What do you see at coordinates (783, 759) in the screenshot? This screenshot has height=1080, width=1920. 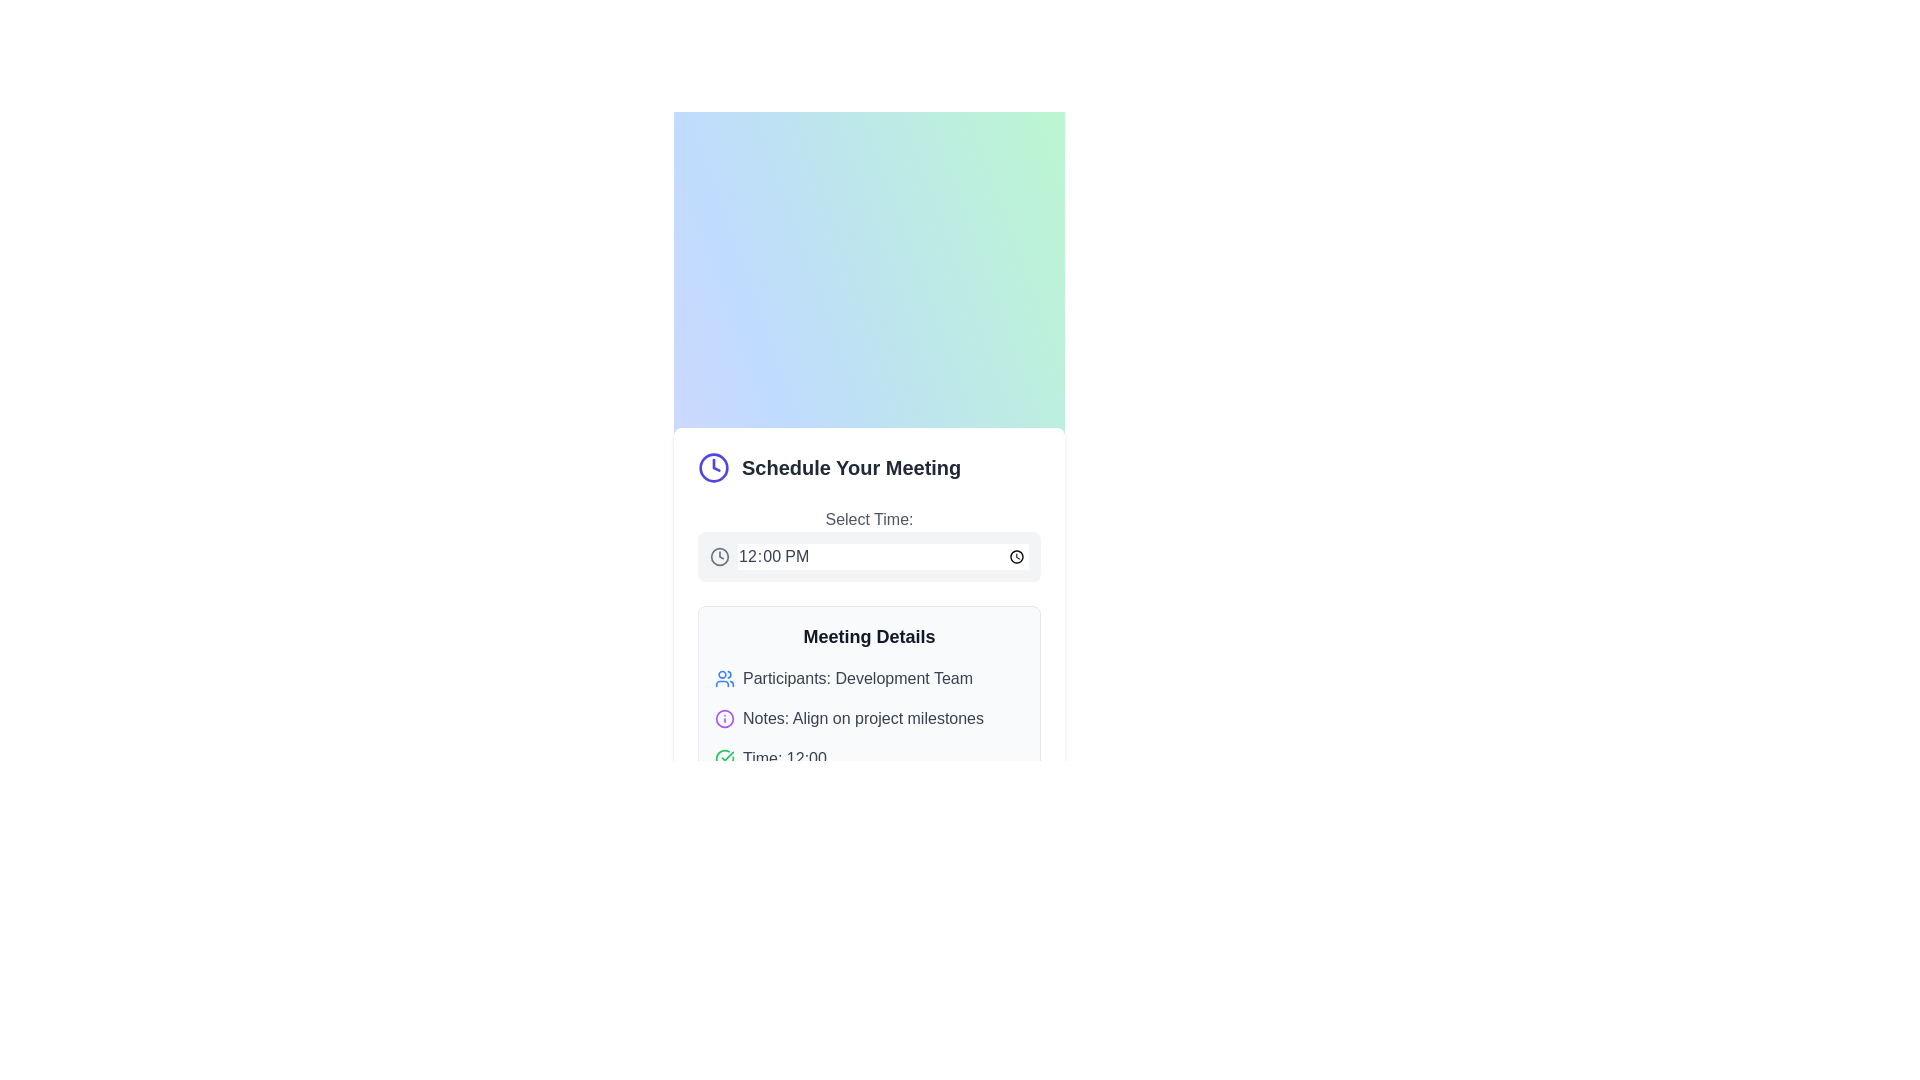 I see `the text label that displays 'Time: 12:00', which is positioned to the right of a green checkmark icon in the lower-middle section of the 'Meeting Details' card layout` at bounding box center [783, 759].